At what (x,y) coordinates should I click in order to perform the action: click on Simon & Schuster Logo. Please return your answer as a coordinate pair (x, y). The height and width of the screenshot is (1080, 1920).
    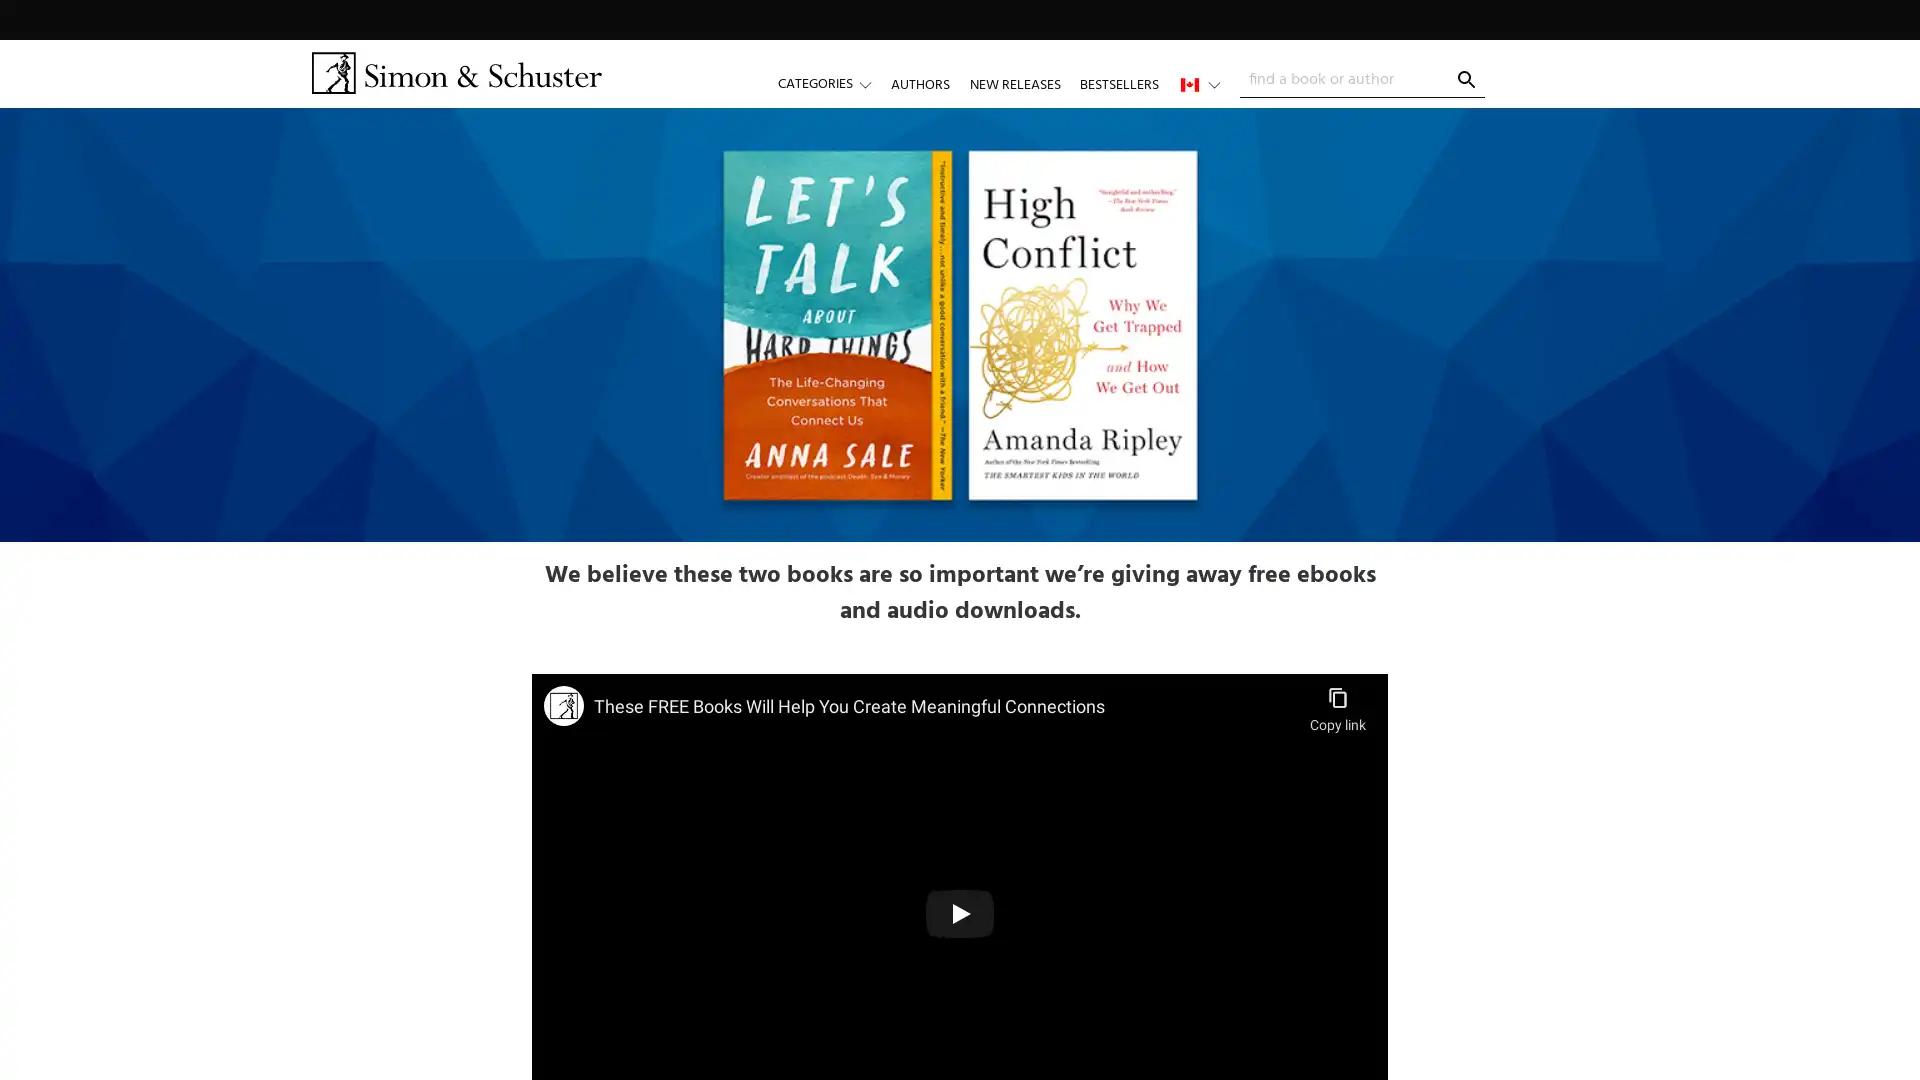
    Looking at the image, I should click on (455, 72).